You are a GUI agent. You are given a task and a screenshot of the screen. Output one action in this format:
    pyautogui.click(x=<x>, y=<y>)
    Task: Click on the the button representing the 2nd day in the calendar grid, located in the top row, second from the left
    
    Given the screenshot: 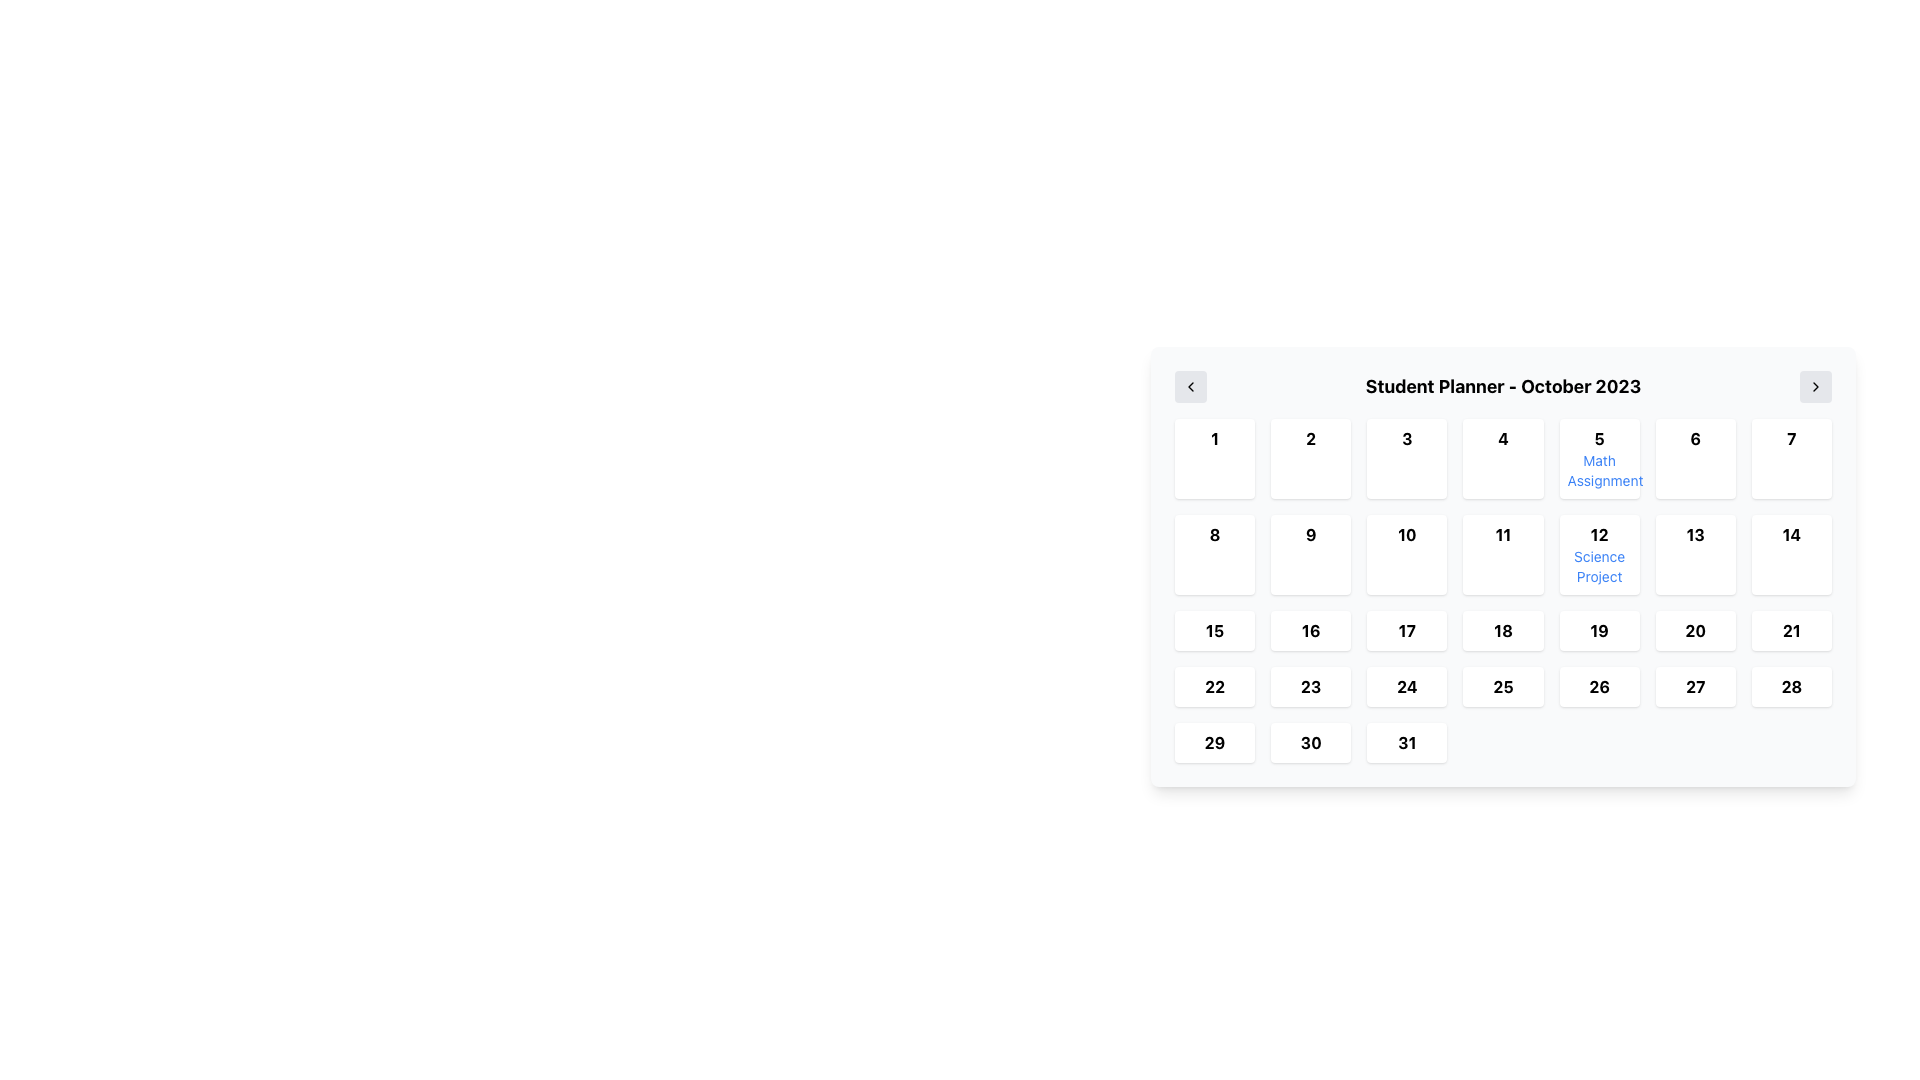 What is the action you would take?
    pyautogui.click(x=1311, y=459)
    